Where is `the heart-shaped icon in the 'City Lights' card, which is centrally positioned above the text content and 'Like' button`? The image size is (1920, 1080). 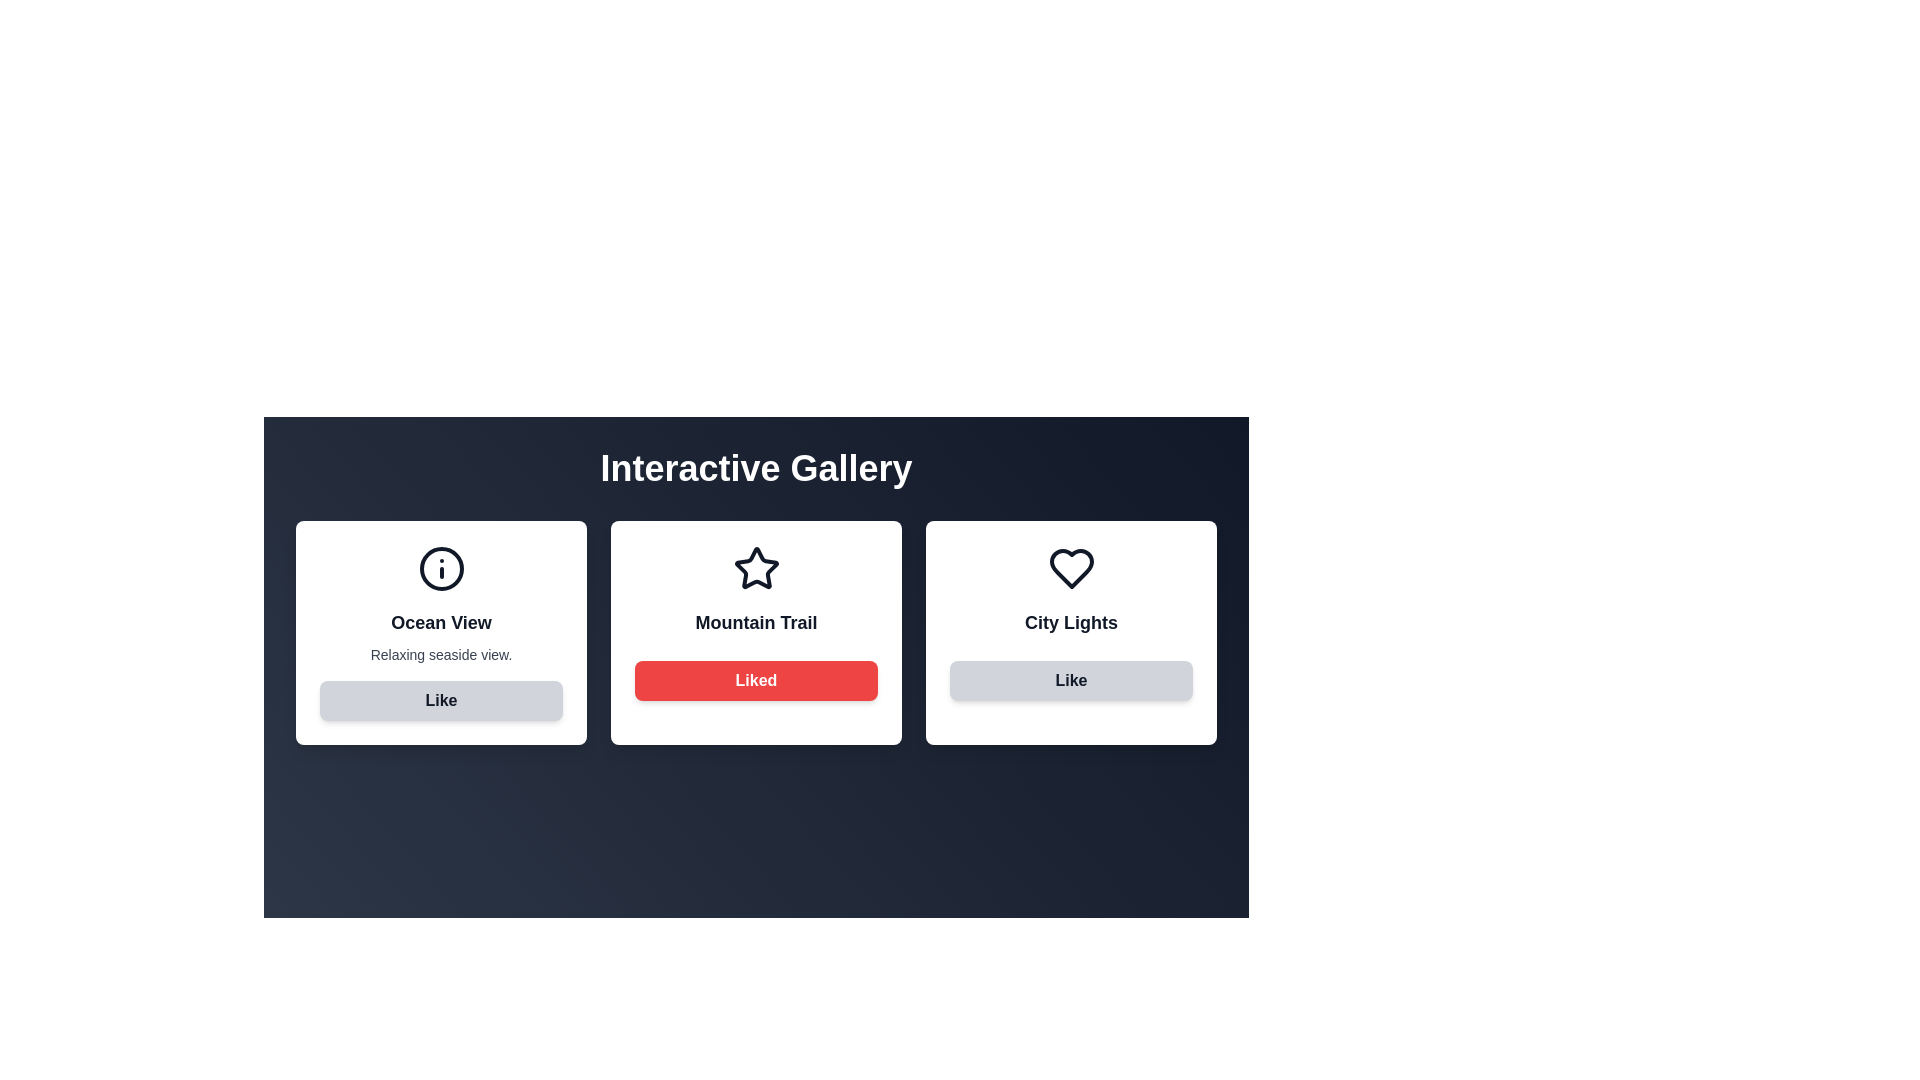
the heart-shaped icon in the 'City Lights' card, which is centrally positioned above the text content and 'Like' button is located at coordinates (1070, 569).